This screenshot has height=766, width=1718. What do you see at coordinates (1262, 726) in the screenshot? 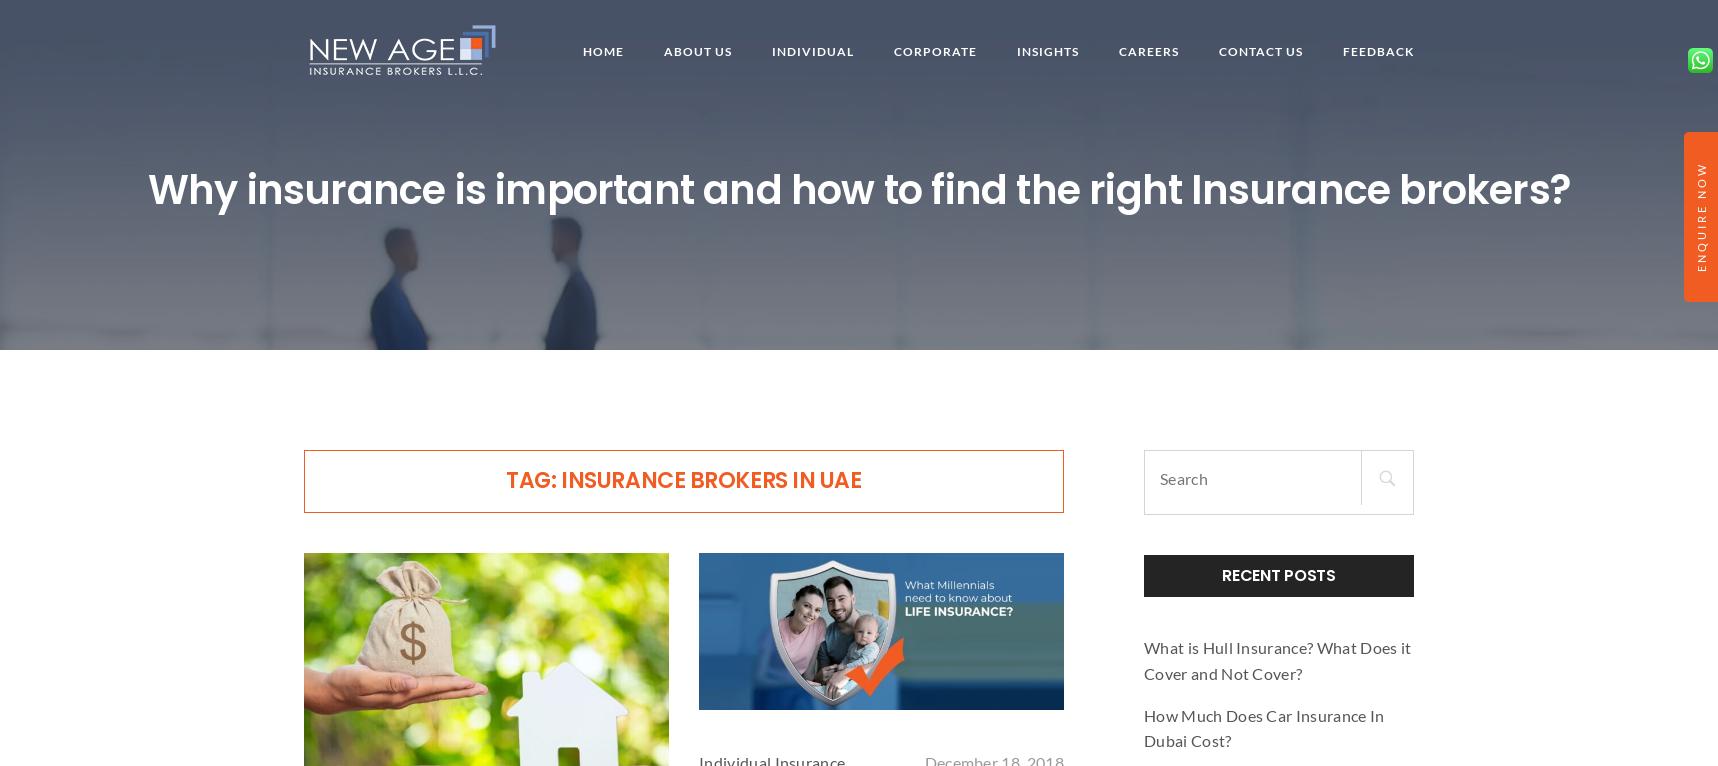
I see `'How Much Does Car Insurance In Dubai Cost?'` at bounding box center [1262, 726].